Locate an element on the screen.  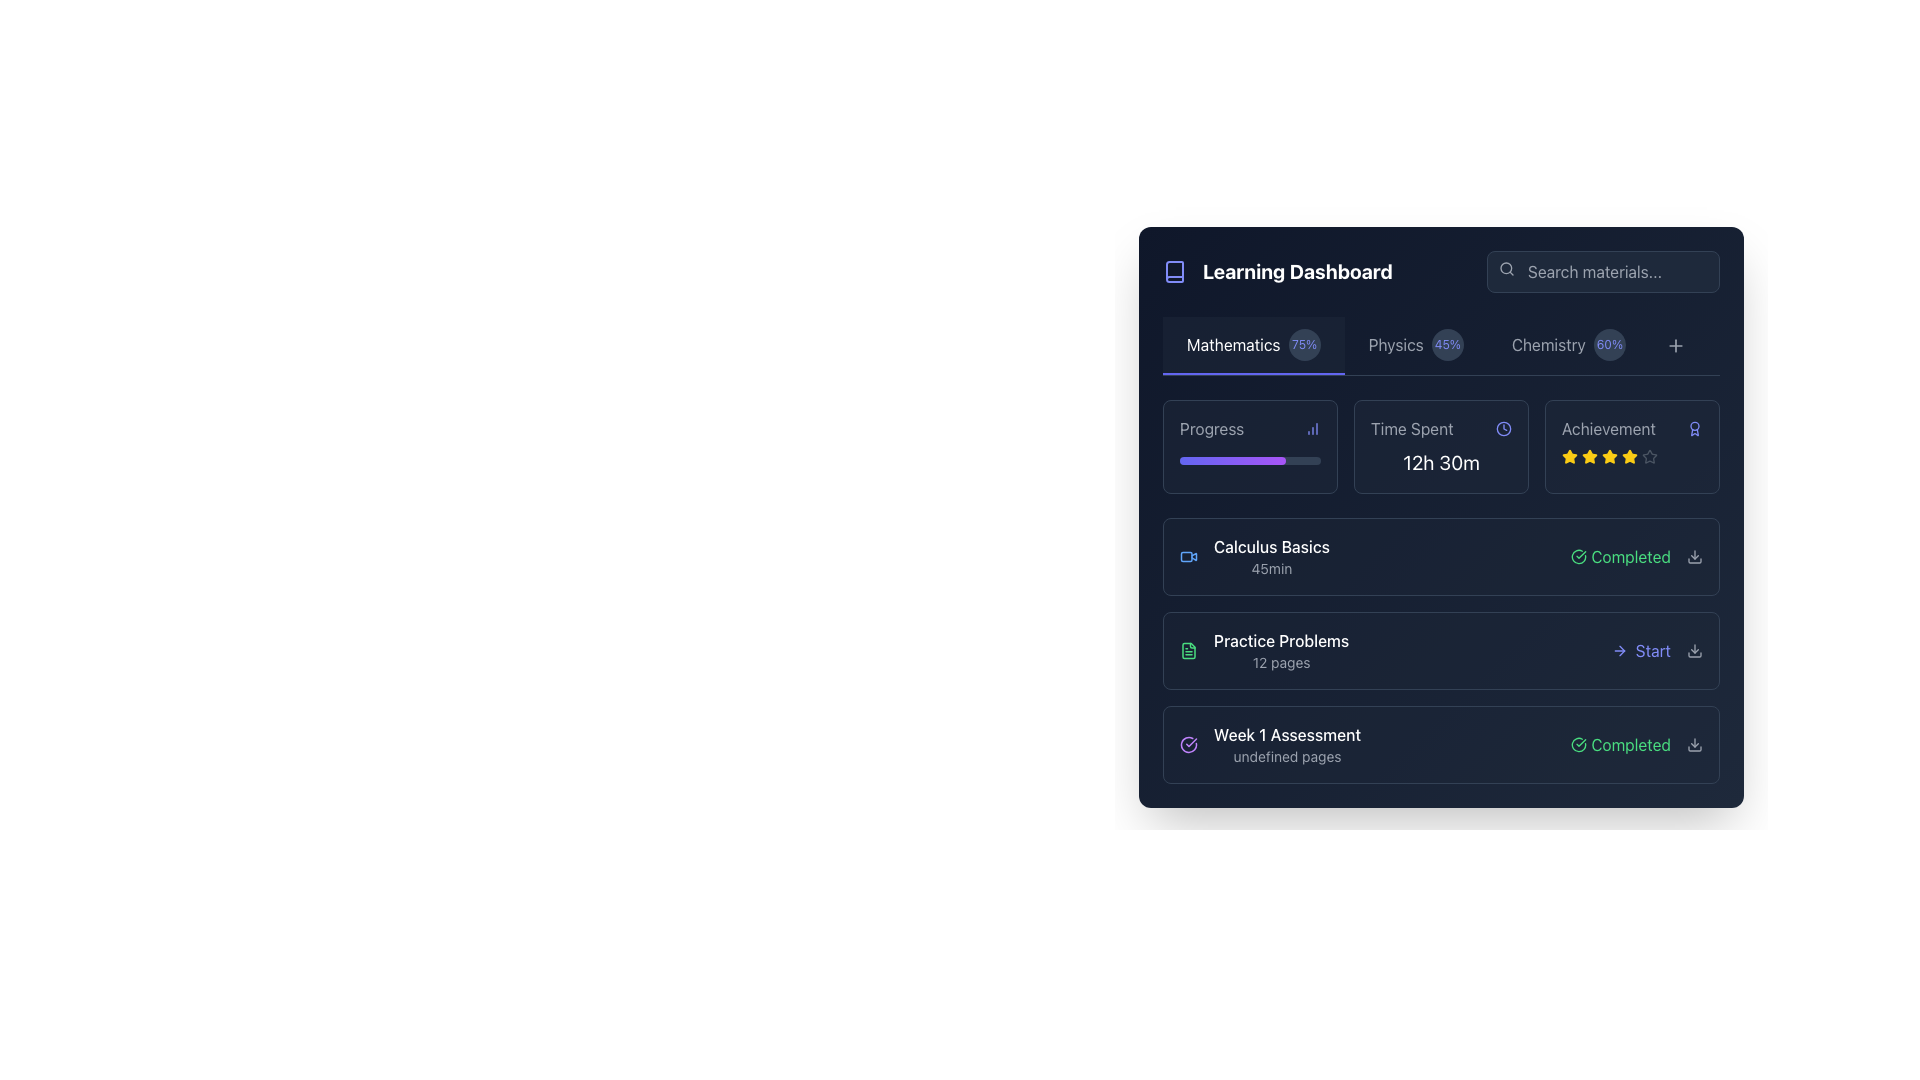
the light blue rectangular element located centrally inside the video camera icon in the first row of the dashboard layout is located at coordinates (1186, 556).